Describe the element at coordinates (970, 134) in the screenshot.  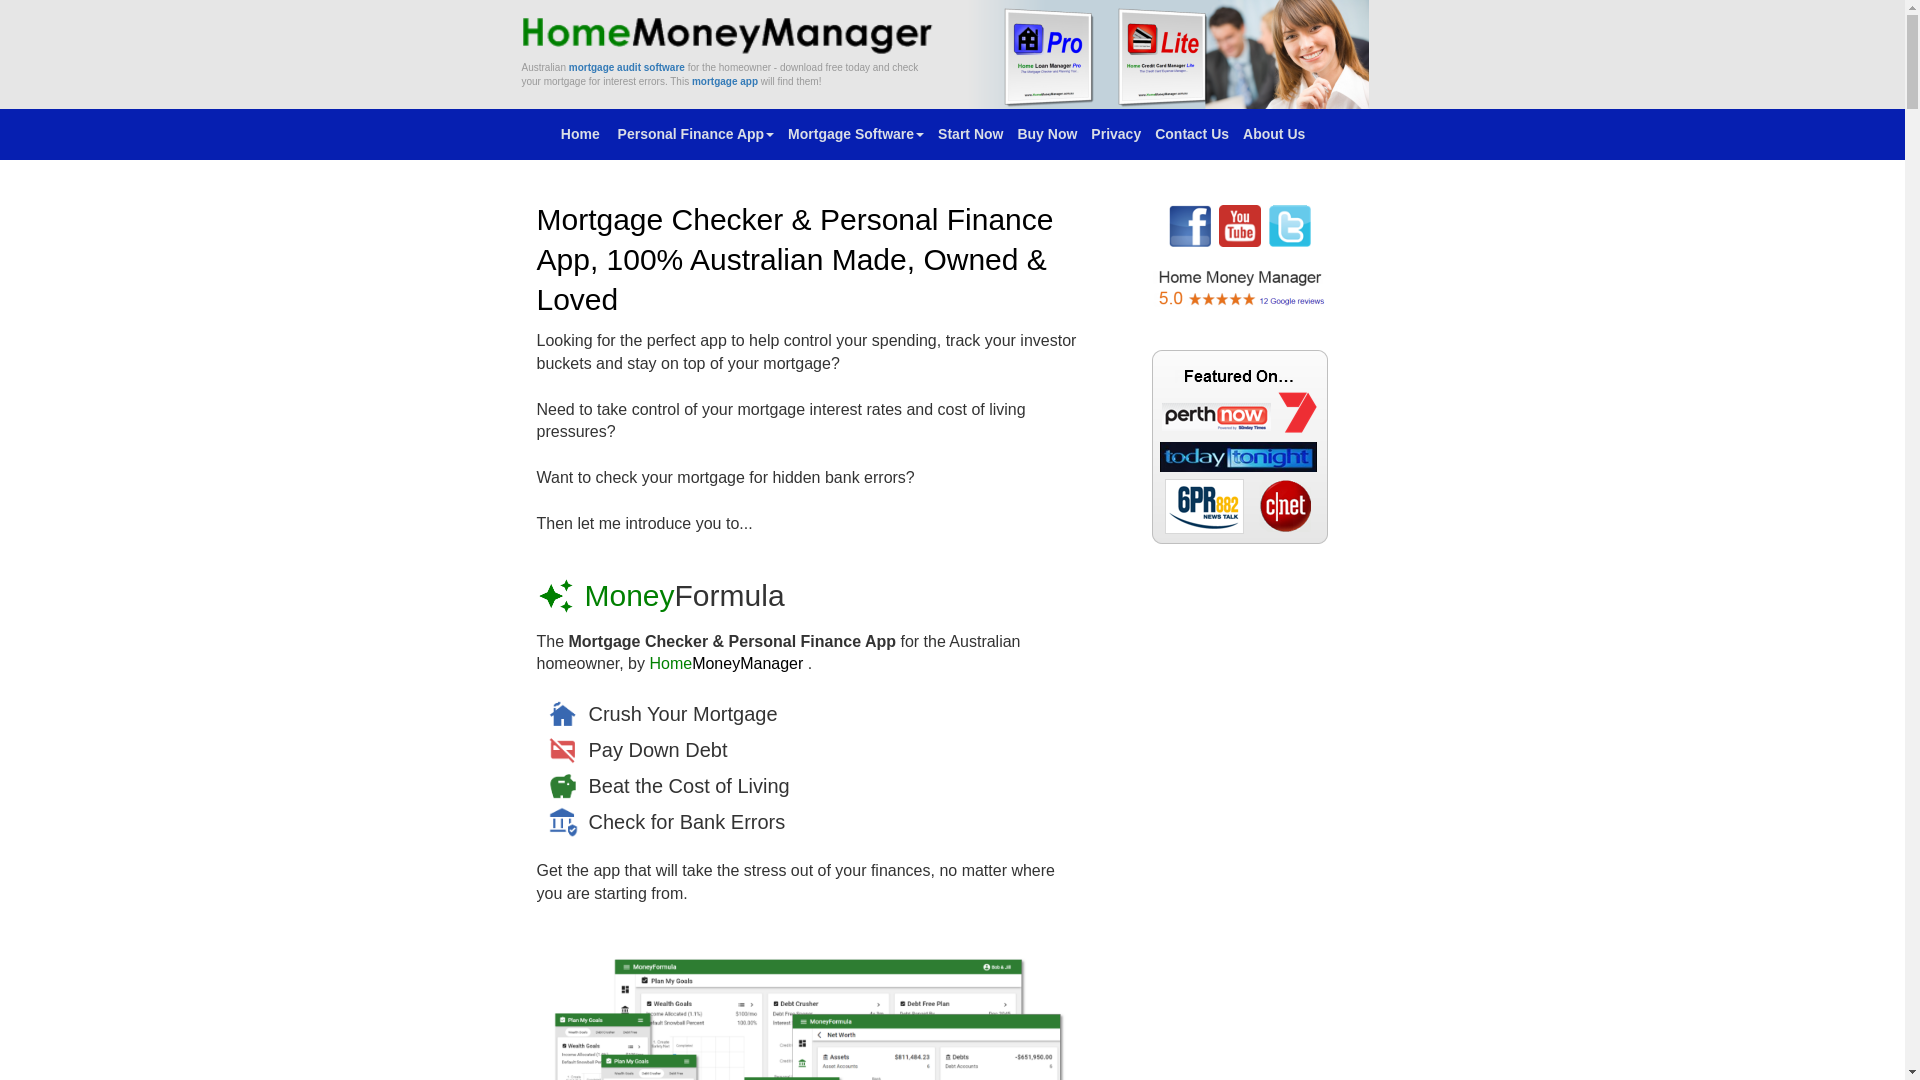
I see `'Start Now'` at that location.